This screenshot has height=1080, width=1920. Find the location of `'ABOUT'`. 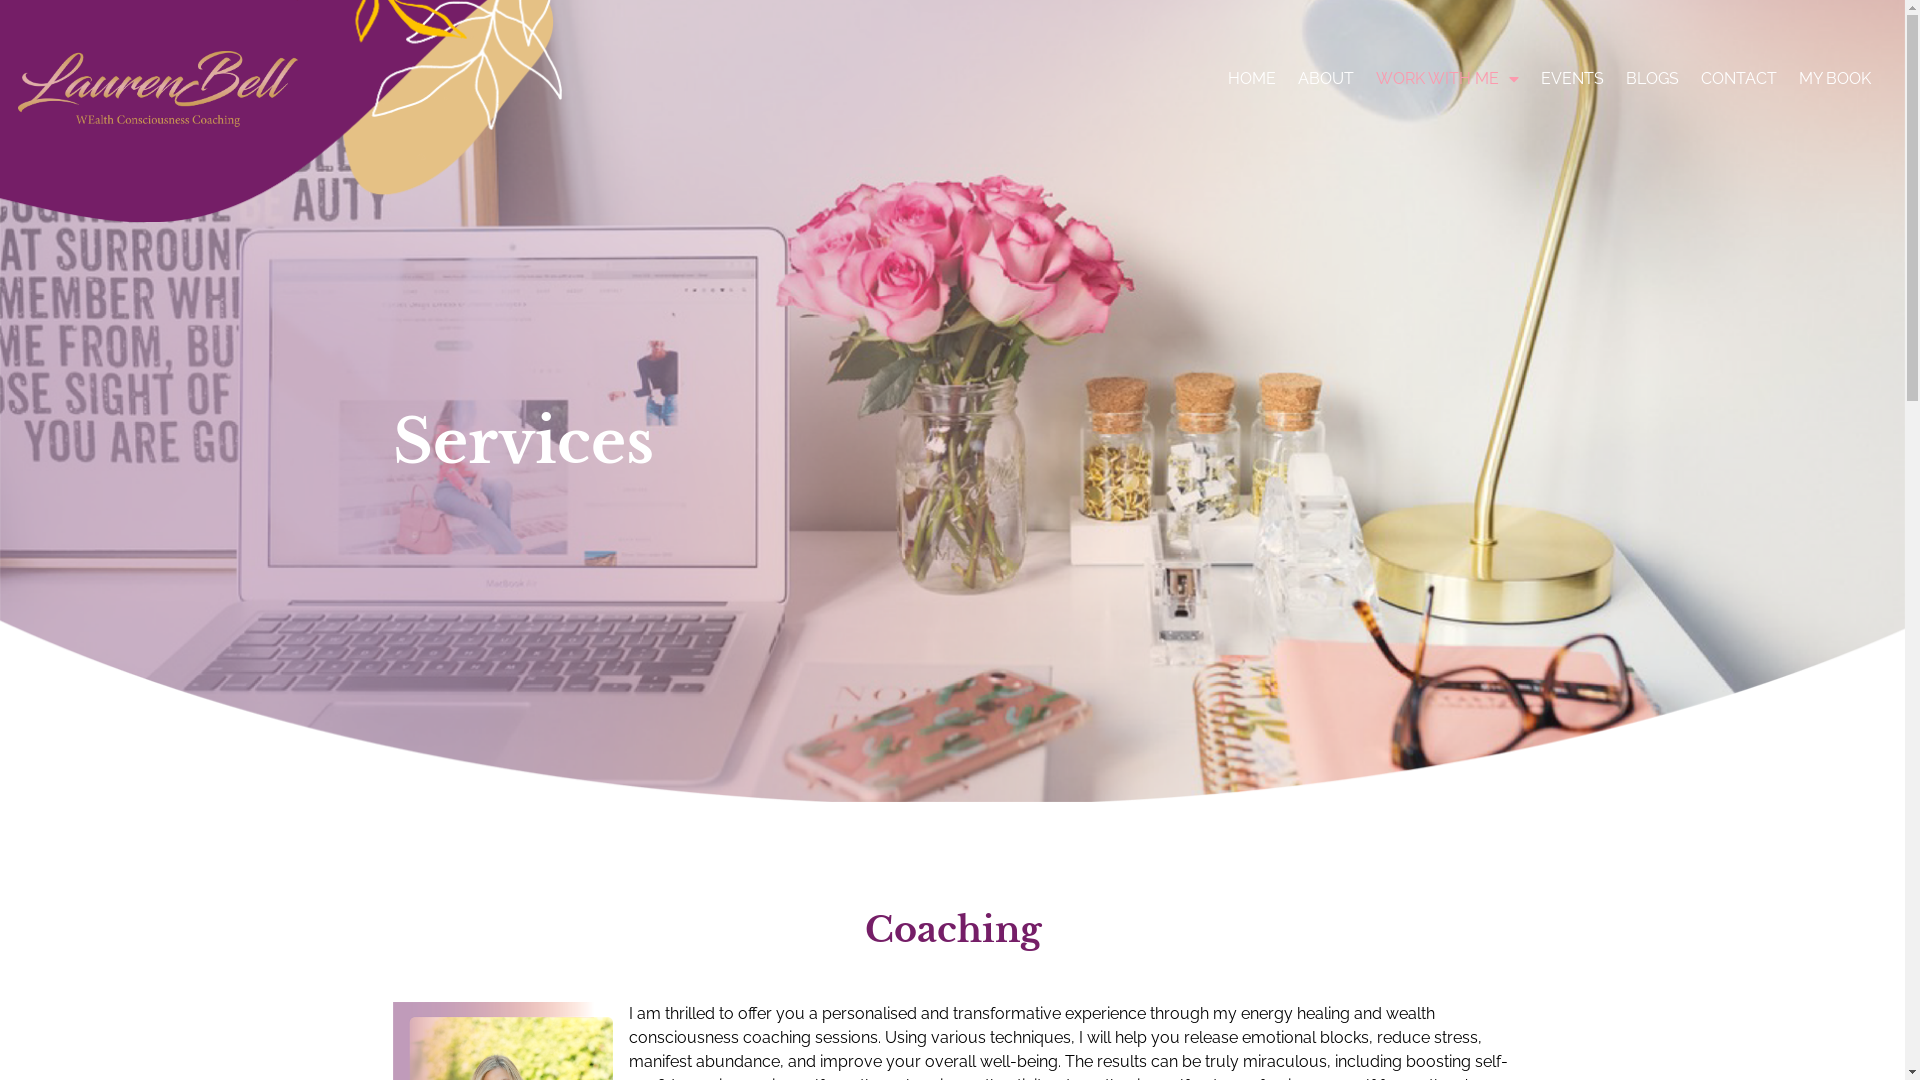

'ABOUT' is located at coordinates (1286, 77).